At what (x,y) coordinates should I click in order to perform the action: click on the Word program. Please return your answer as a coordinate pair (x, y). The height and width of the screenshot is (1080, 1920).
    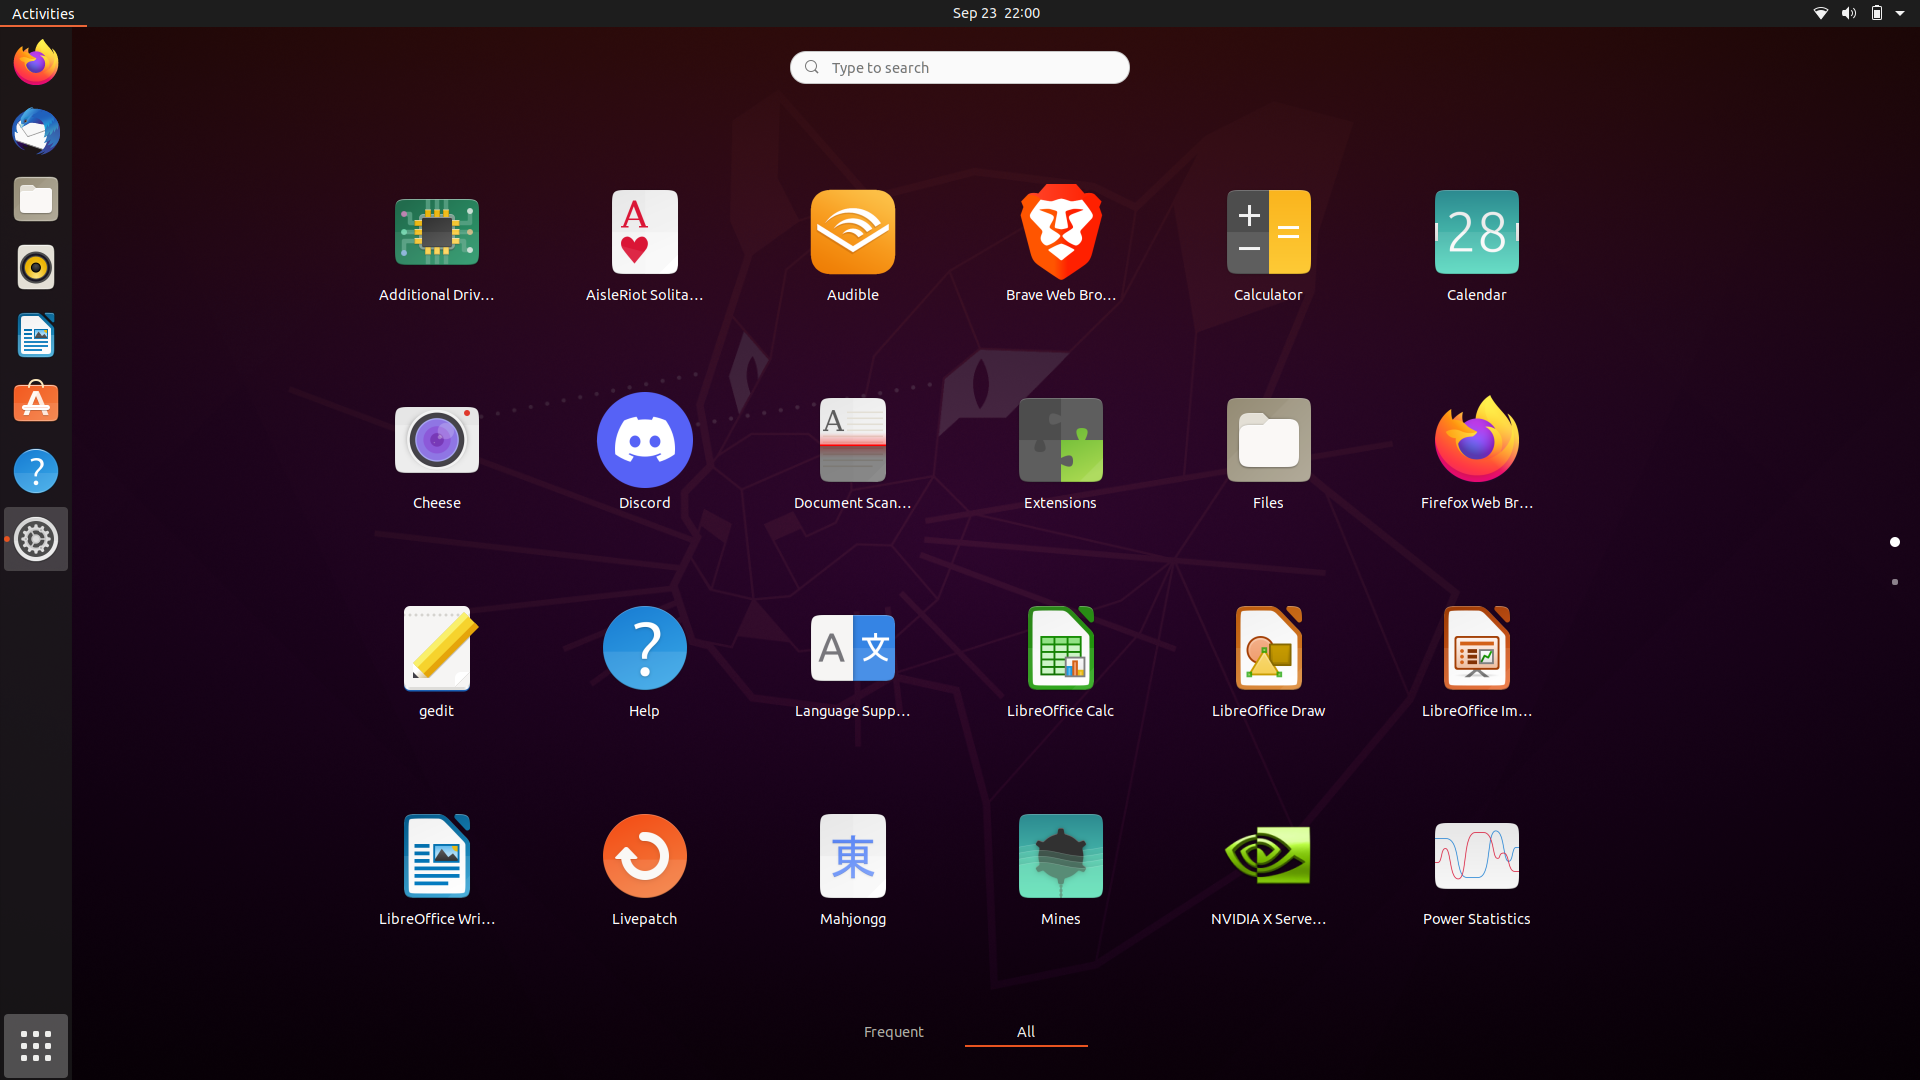
    Looking at the image, I should click on (437, 867).